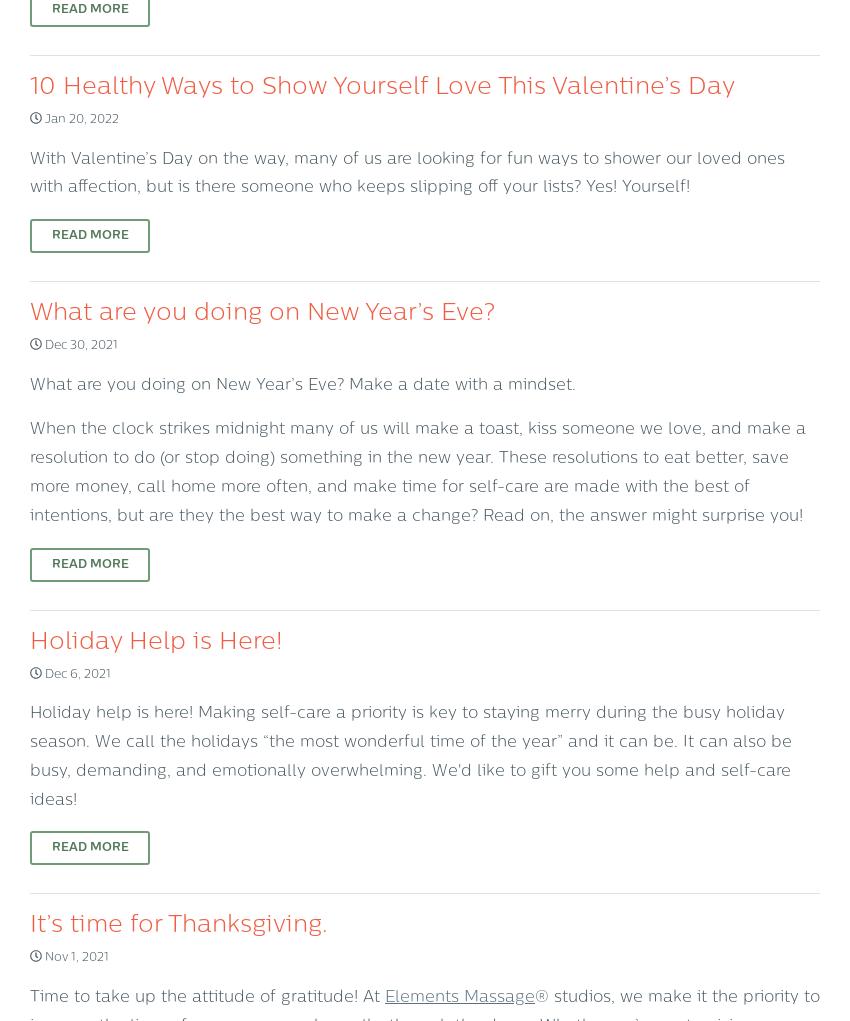 The width and height of the screenshot is (850, 1021). Describe the element at coordinates (418, 472) in the screenshot. I see `'When the clock strikes midnight many of us will make a toast, kiss someone we love, and make a resolution to do (or stop doing) something in the new year. These resolutions to eat better, save more money, call home more often, and make time for self-care are made with the best of intentions, but are they the best way to make a change? Read on, the answer might surprise you!'` at that location.